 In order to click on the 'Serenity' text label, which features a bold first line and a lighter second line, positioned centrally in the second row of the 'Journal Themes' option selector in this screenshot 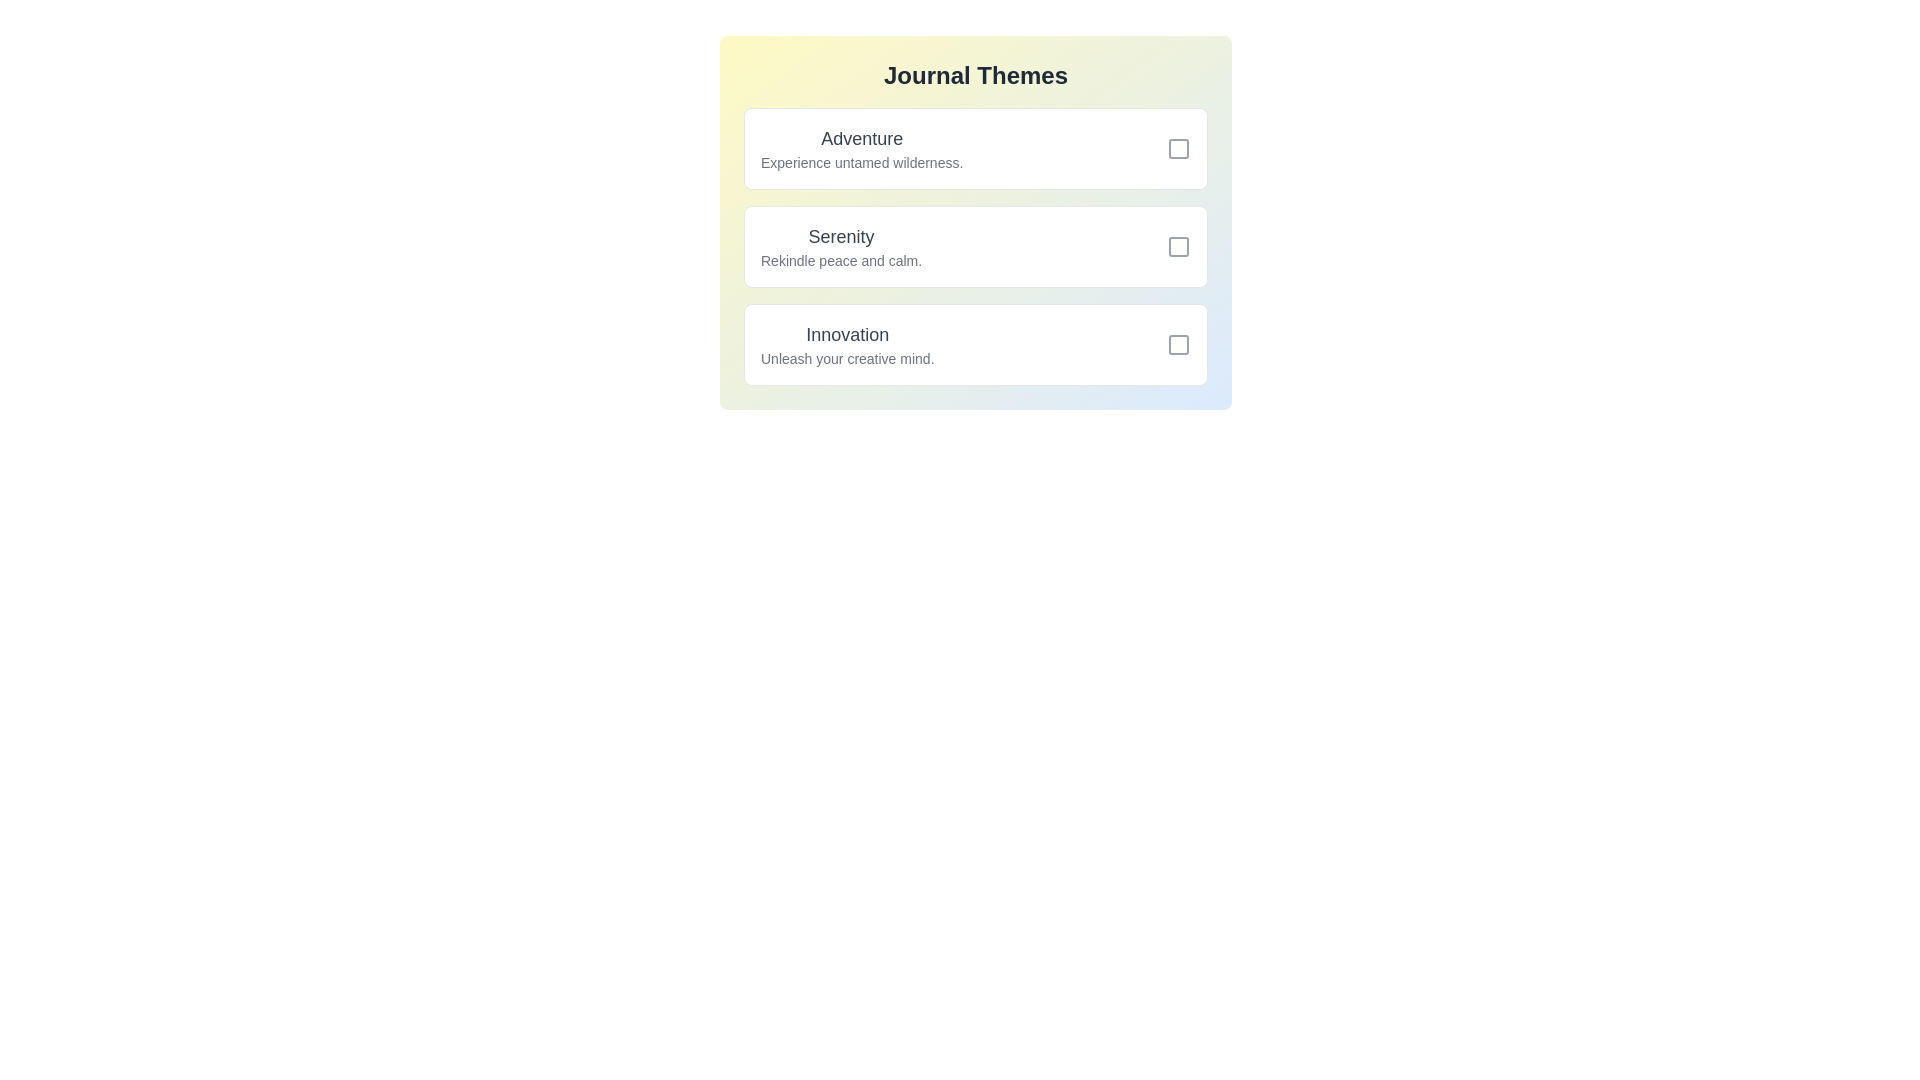, I will do `click(841, 245)`.